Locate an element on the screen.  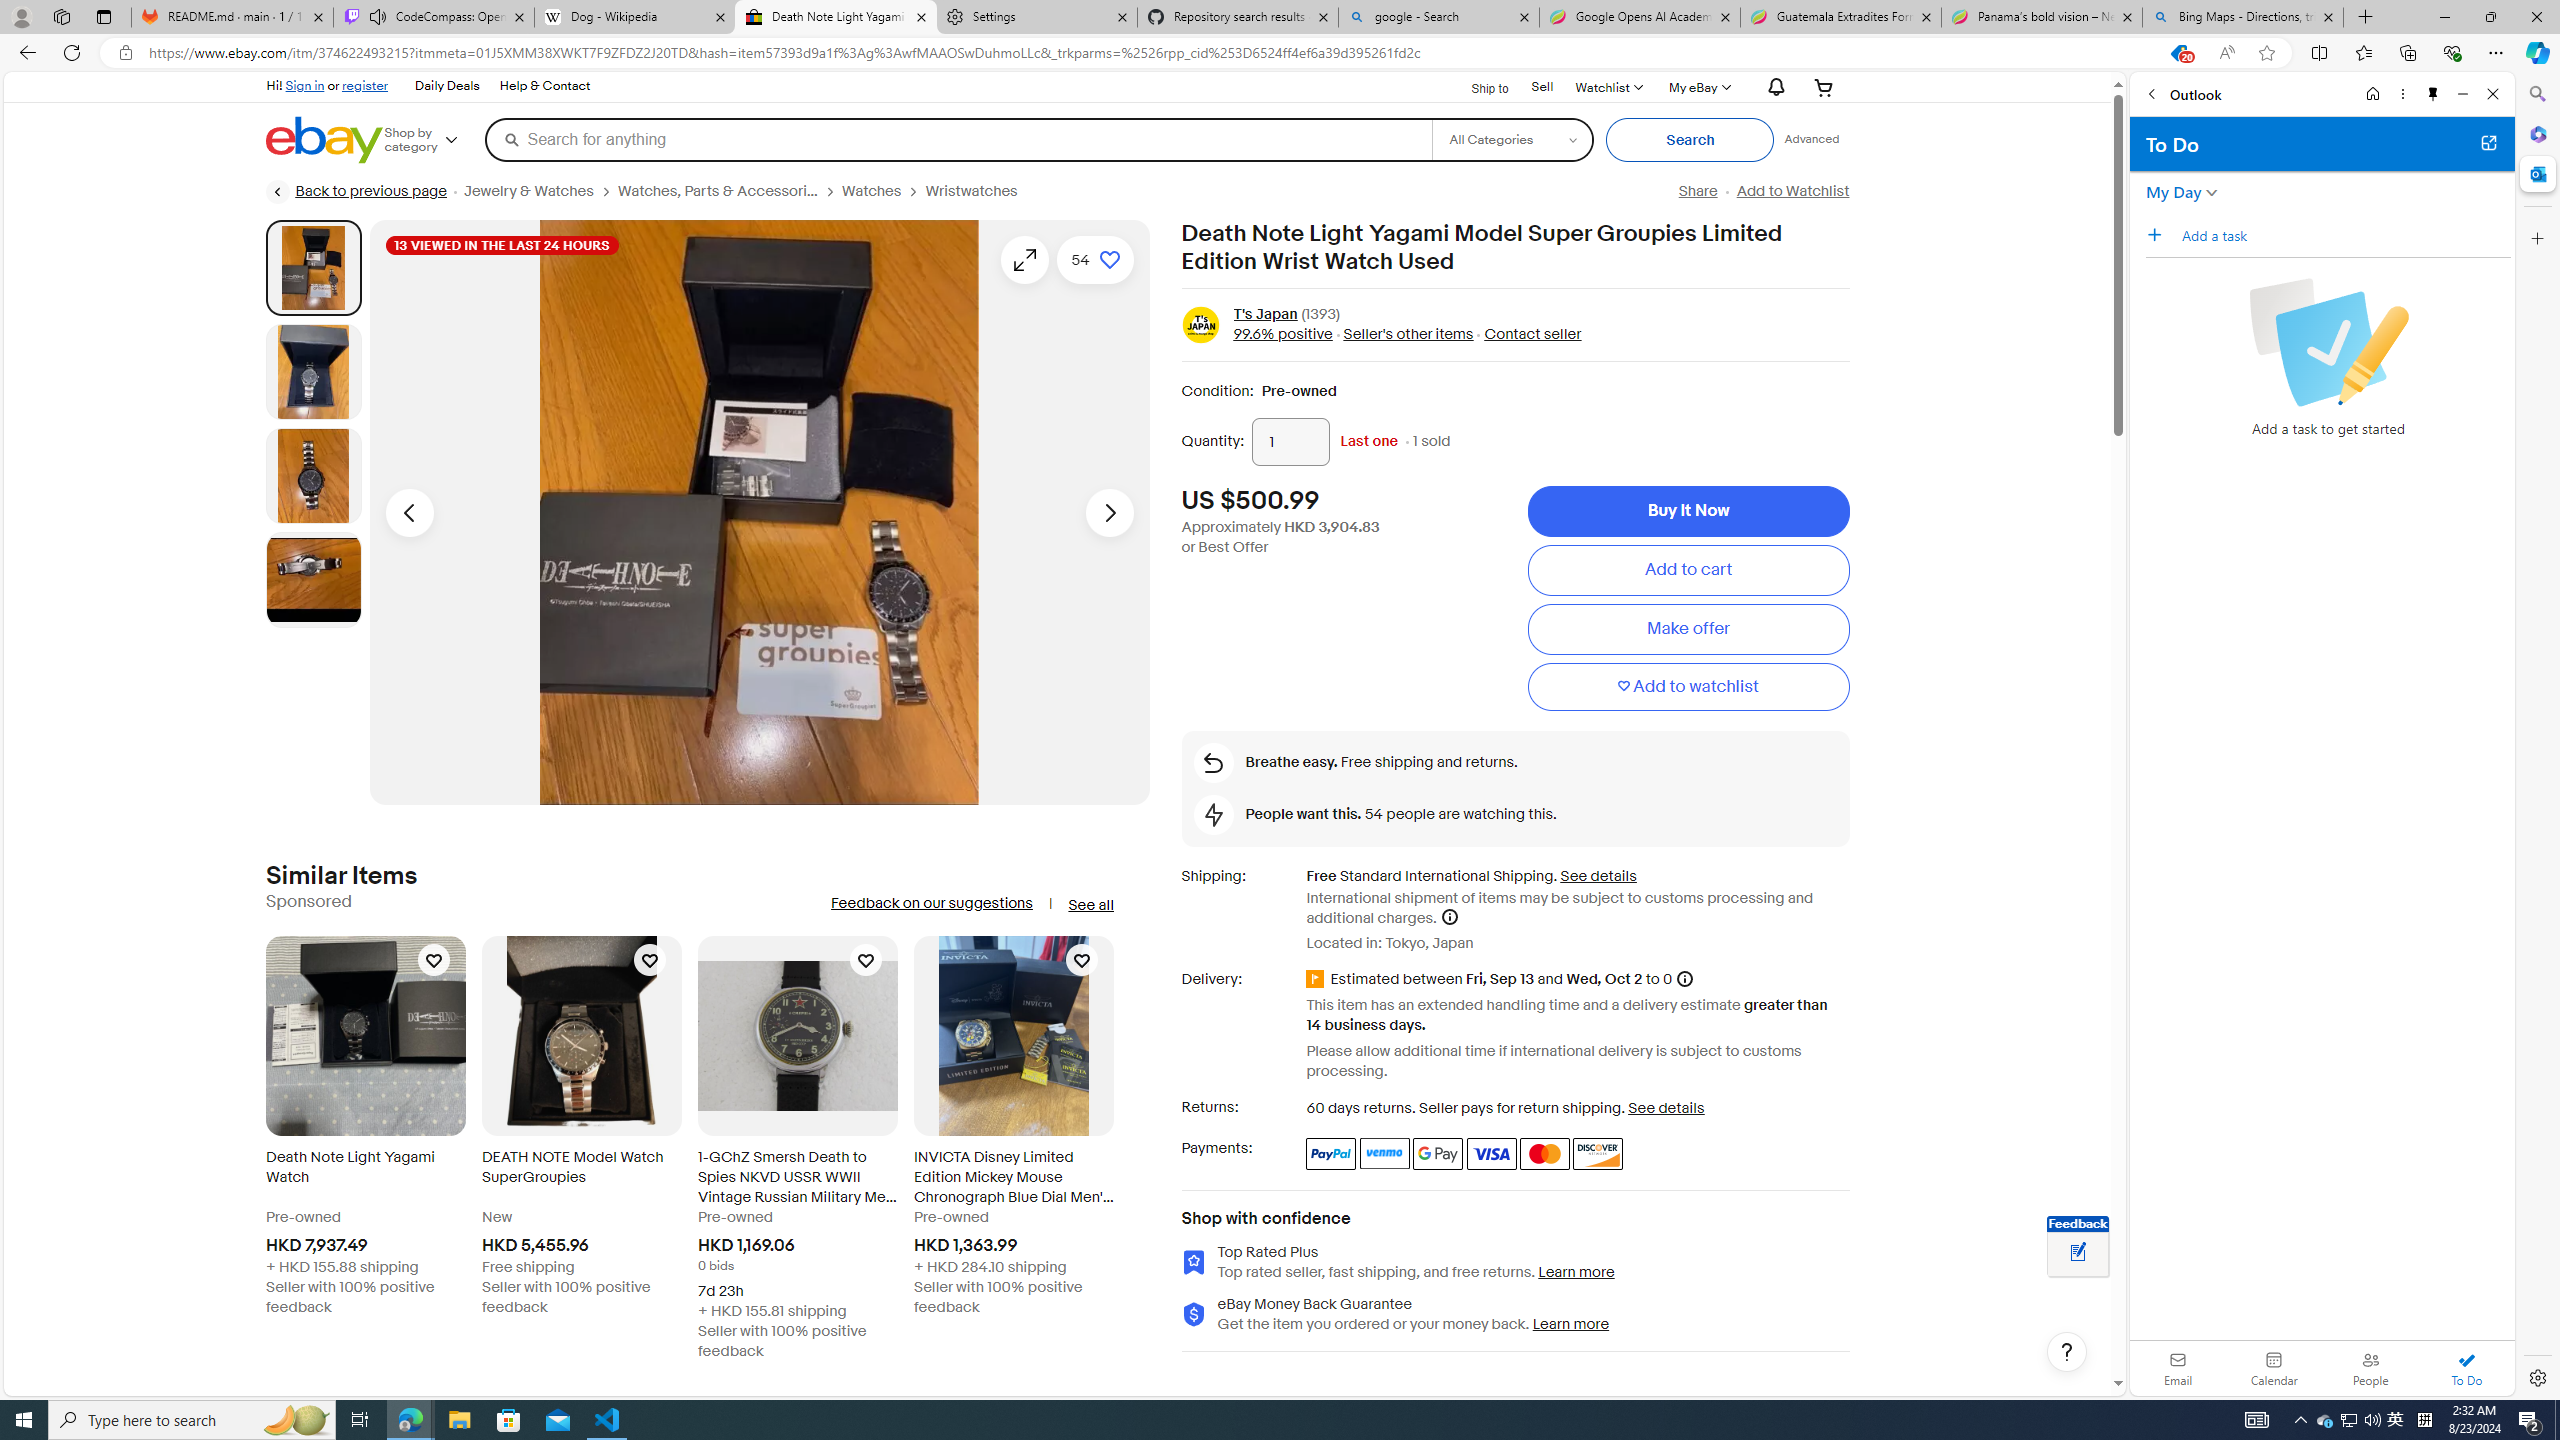
'Delivery alert flag' is located at coordinates (1317, 980).